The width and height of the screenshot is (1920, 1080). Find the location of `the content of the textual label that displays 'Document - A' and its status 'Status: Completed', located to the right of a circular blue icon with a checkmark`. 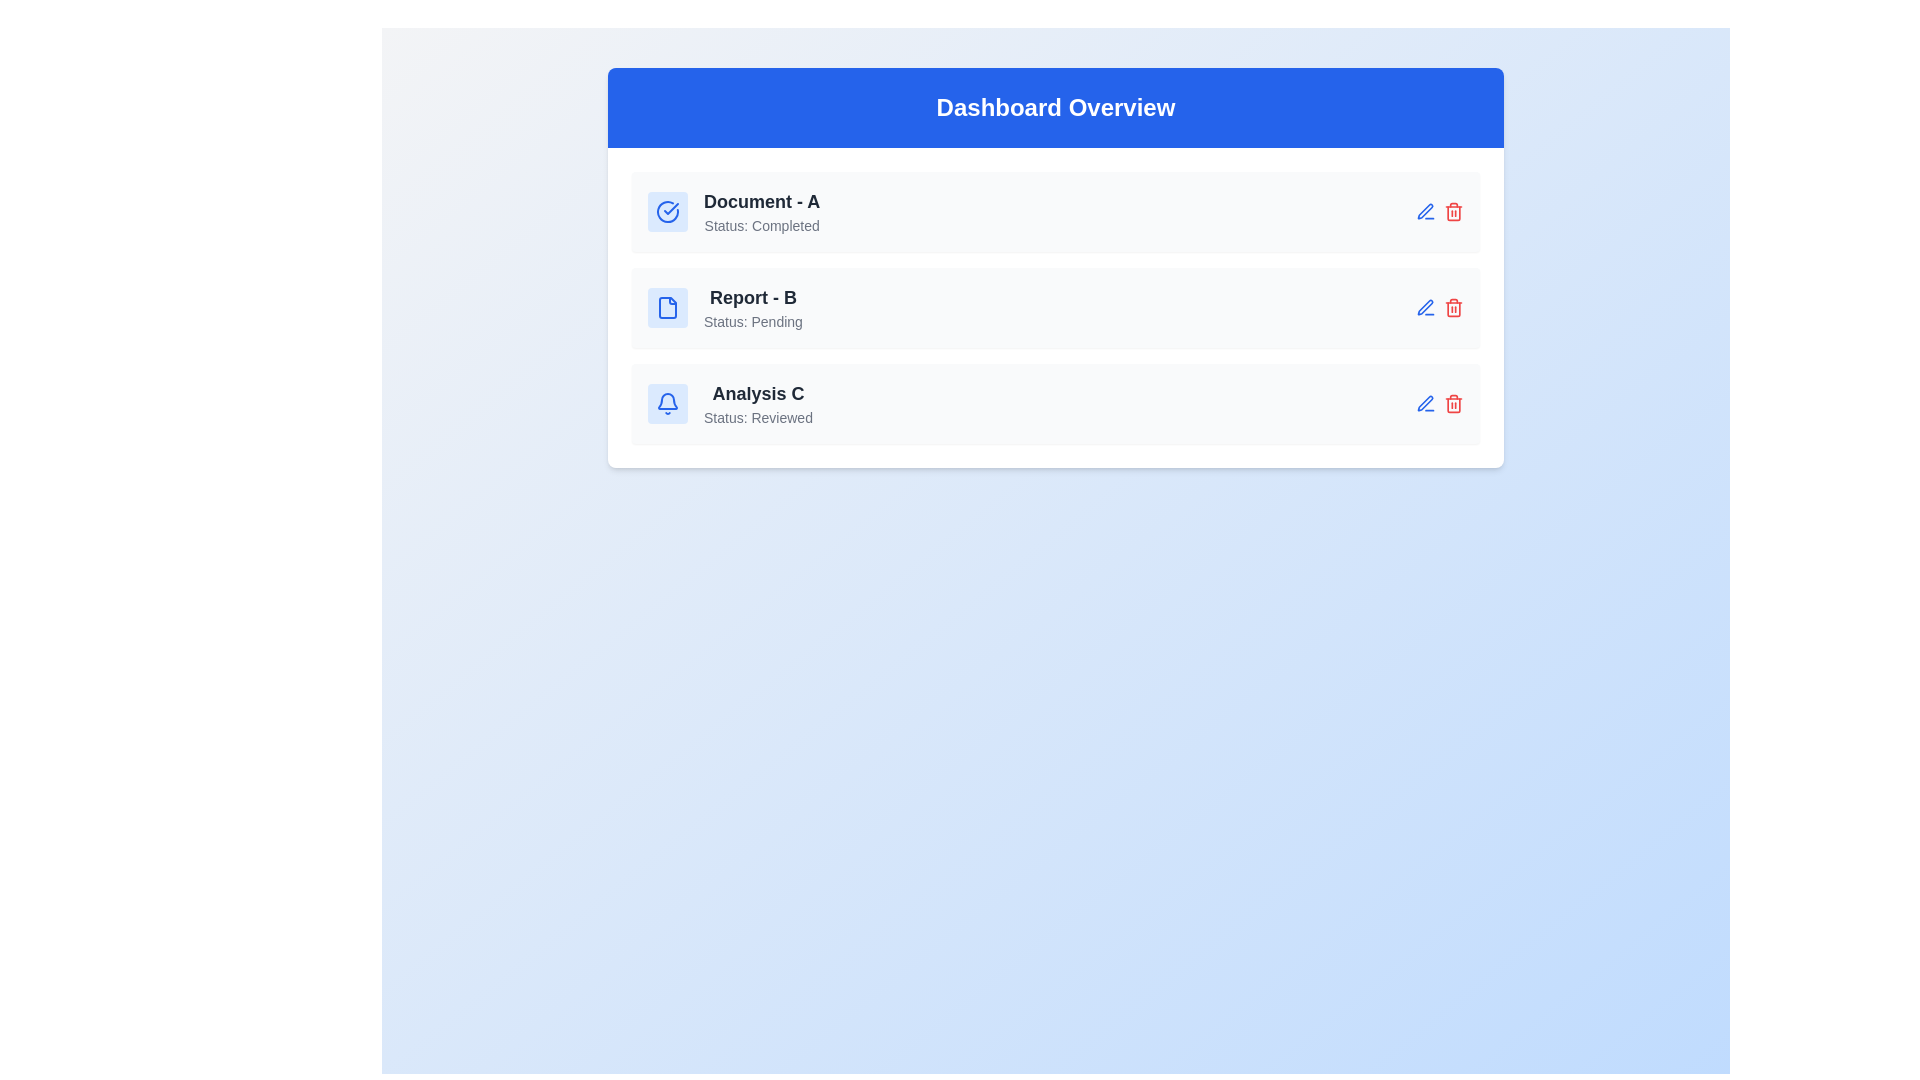

the content of the textual label that displays 'Document - A' and its status 'Status: Completed', located to the right of a circular blue icon with a checkmark is located at coordinates (761, 212).